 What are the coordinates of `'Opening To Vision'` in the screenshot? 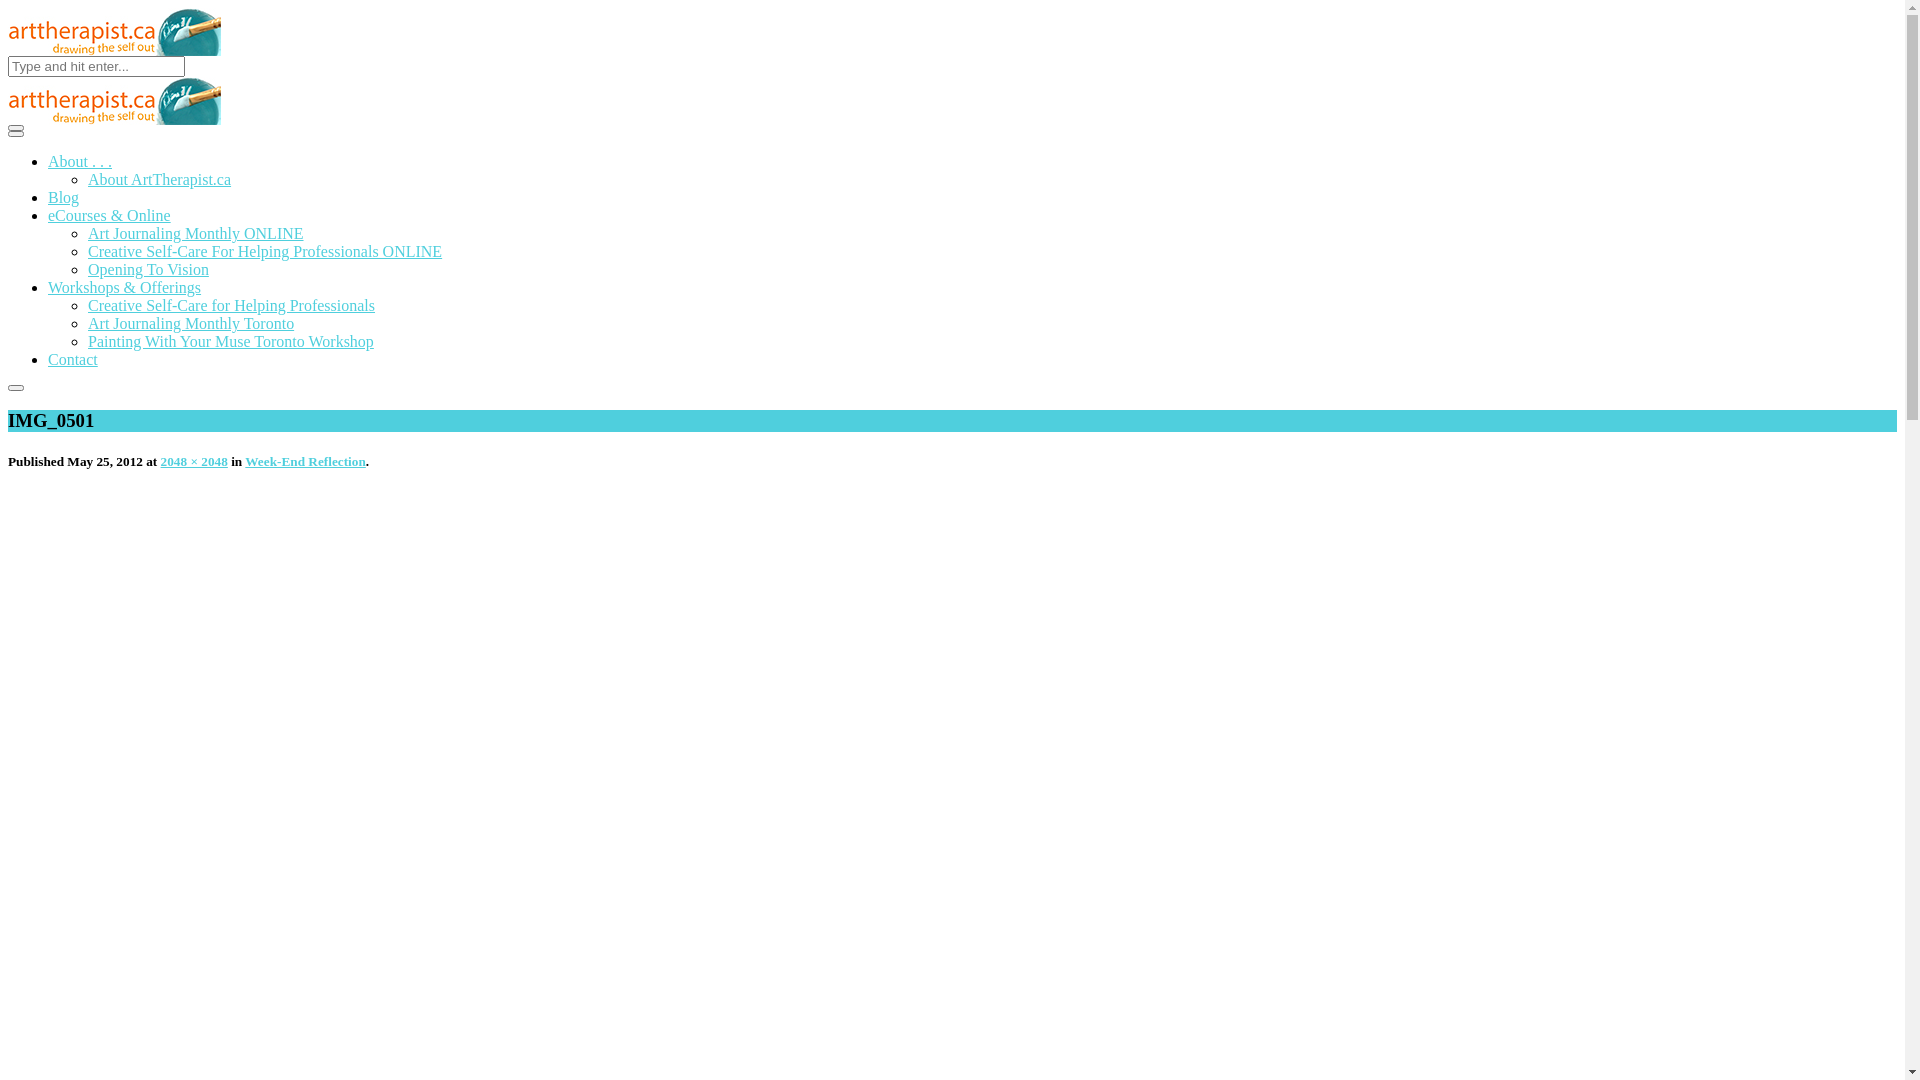 It's located at (147, 268).